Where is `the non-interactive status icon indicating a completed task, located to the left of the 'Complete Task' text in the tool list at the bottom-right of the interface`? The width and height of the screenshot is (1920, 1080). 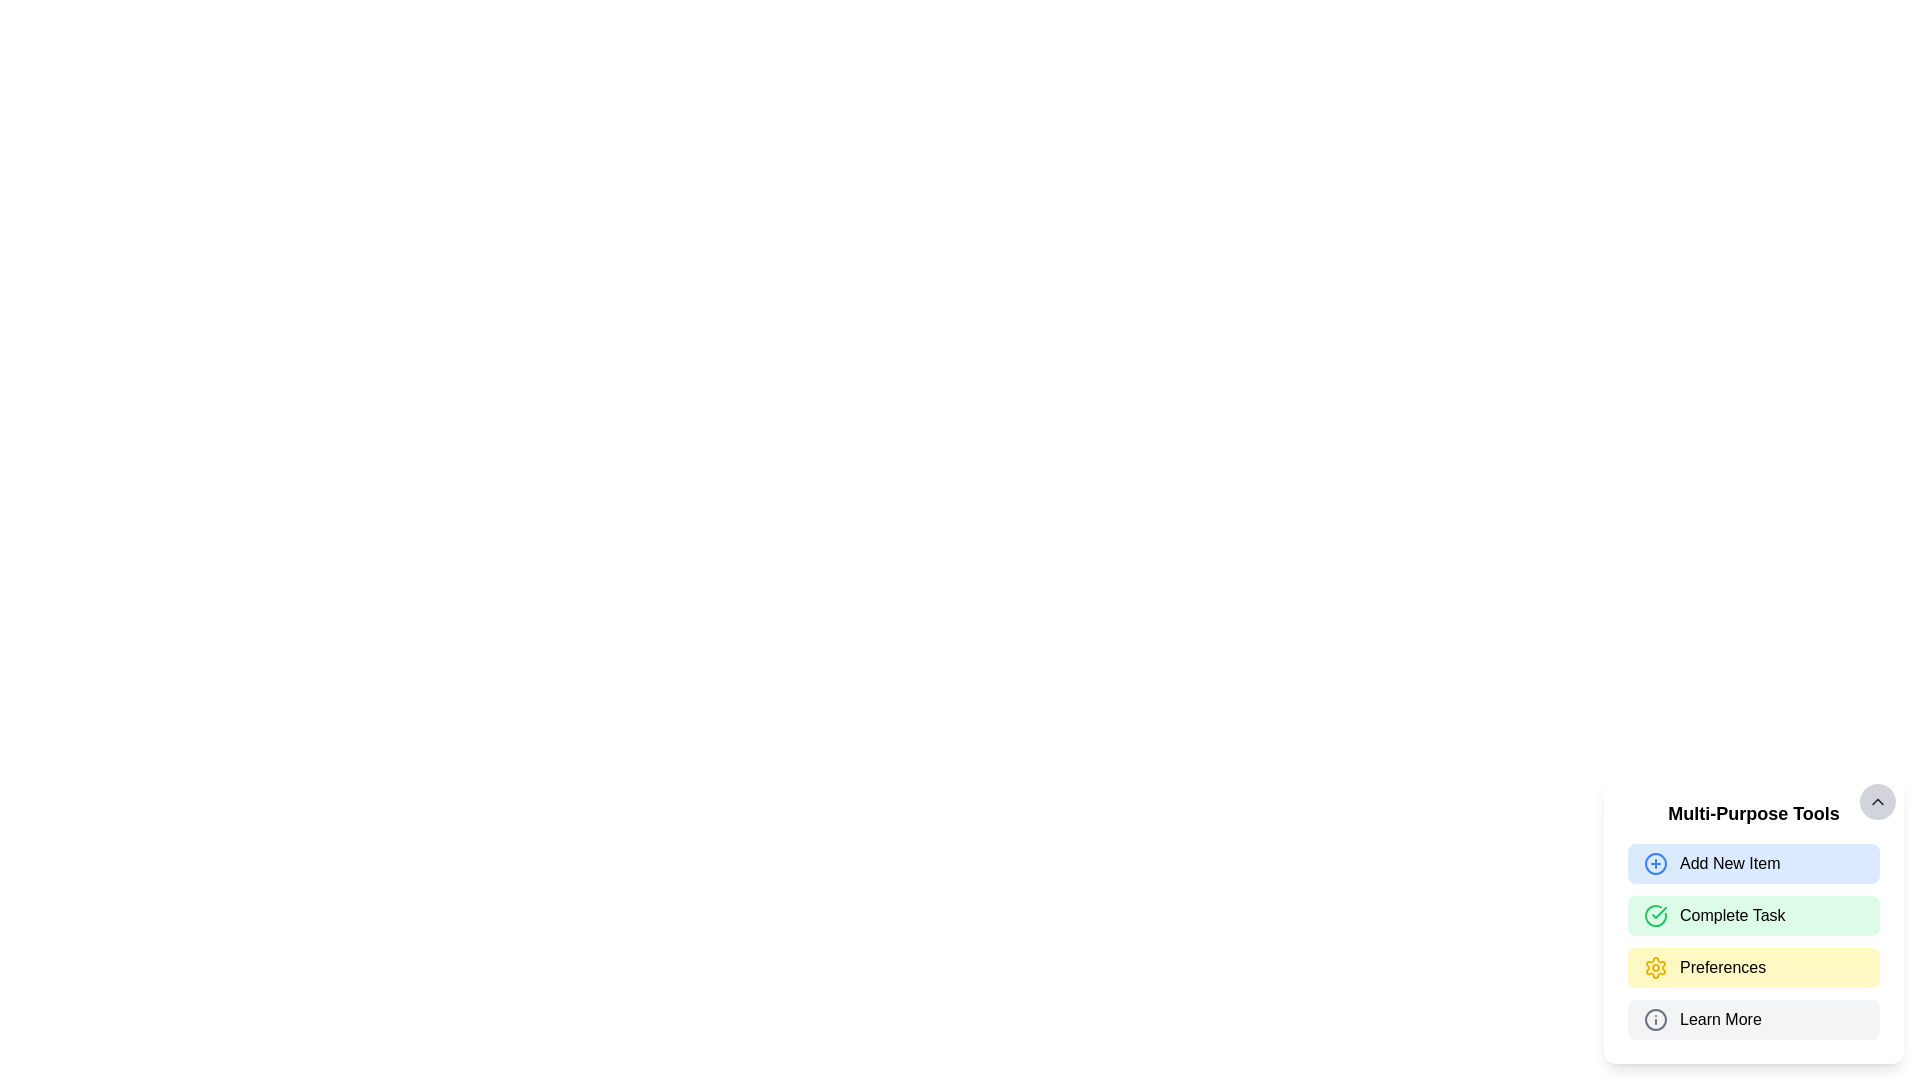 the non-interactive status icon indicating a completed task, located to the left of the 'Complete Task' text in the tool list at the bottom-right of the interface is located at coordinates (1656, 915).